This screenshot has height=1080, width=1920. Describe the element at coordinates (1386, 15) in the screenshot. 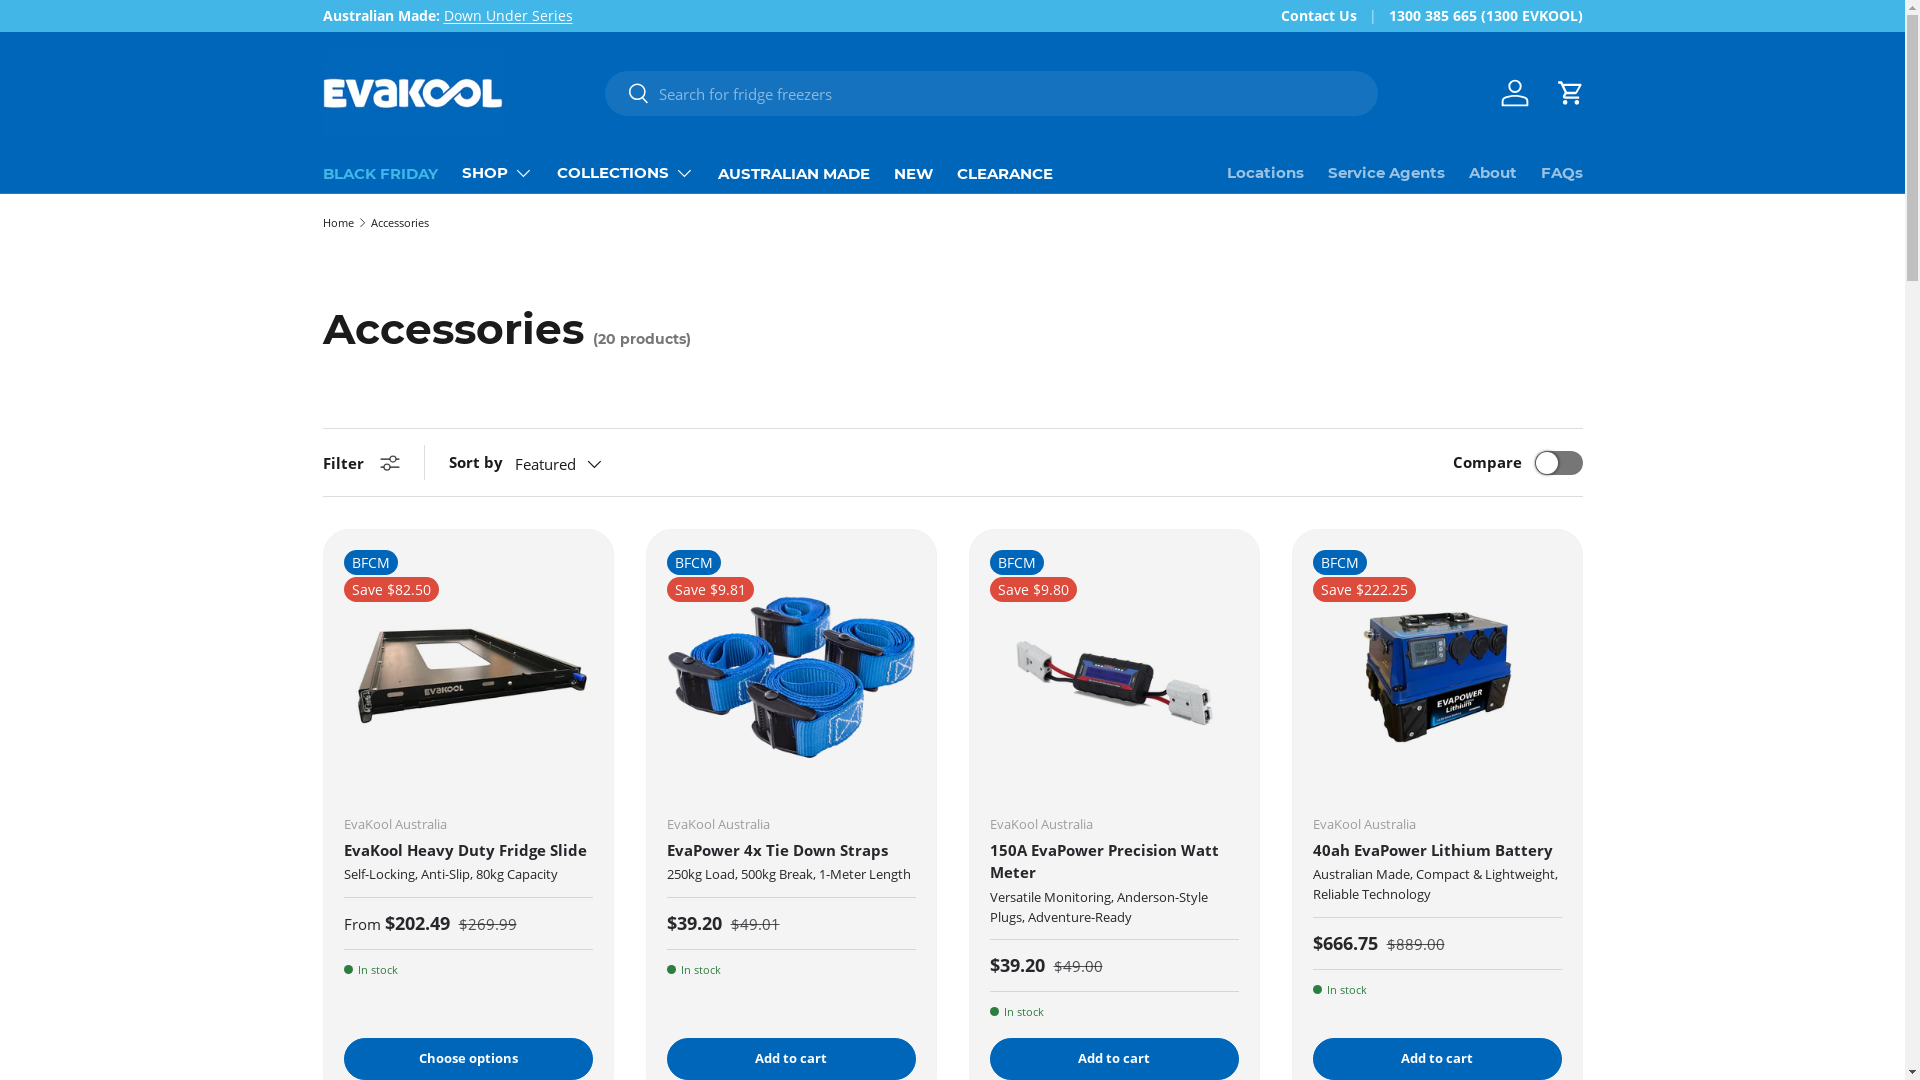

I see `'1300 385 665 (1300 EVKOOL)'` at that location.